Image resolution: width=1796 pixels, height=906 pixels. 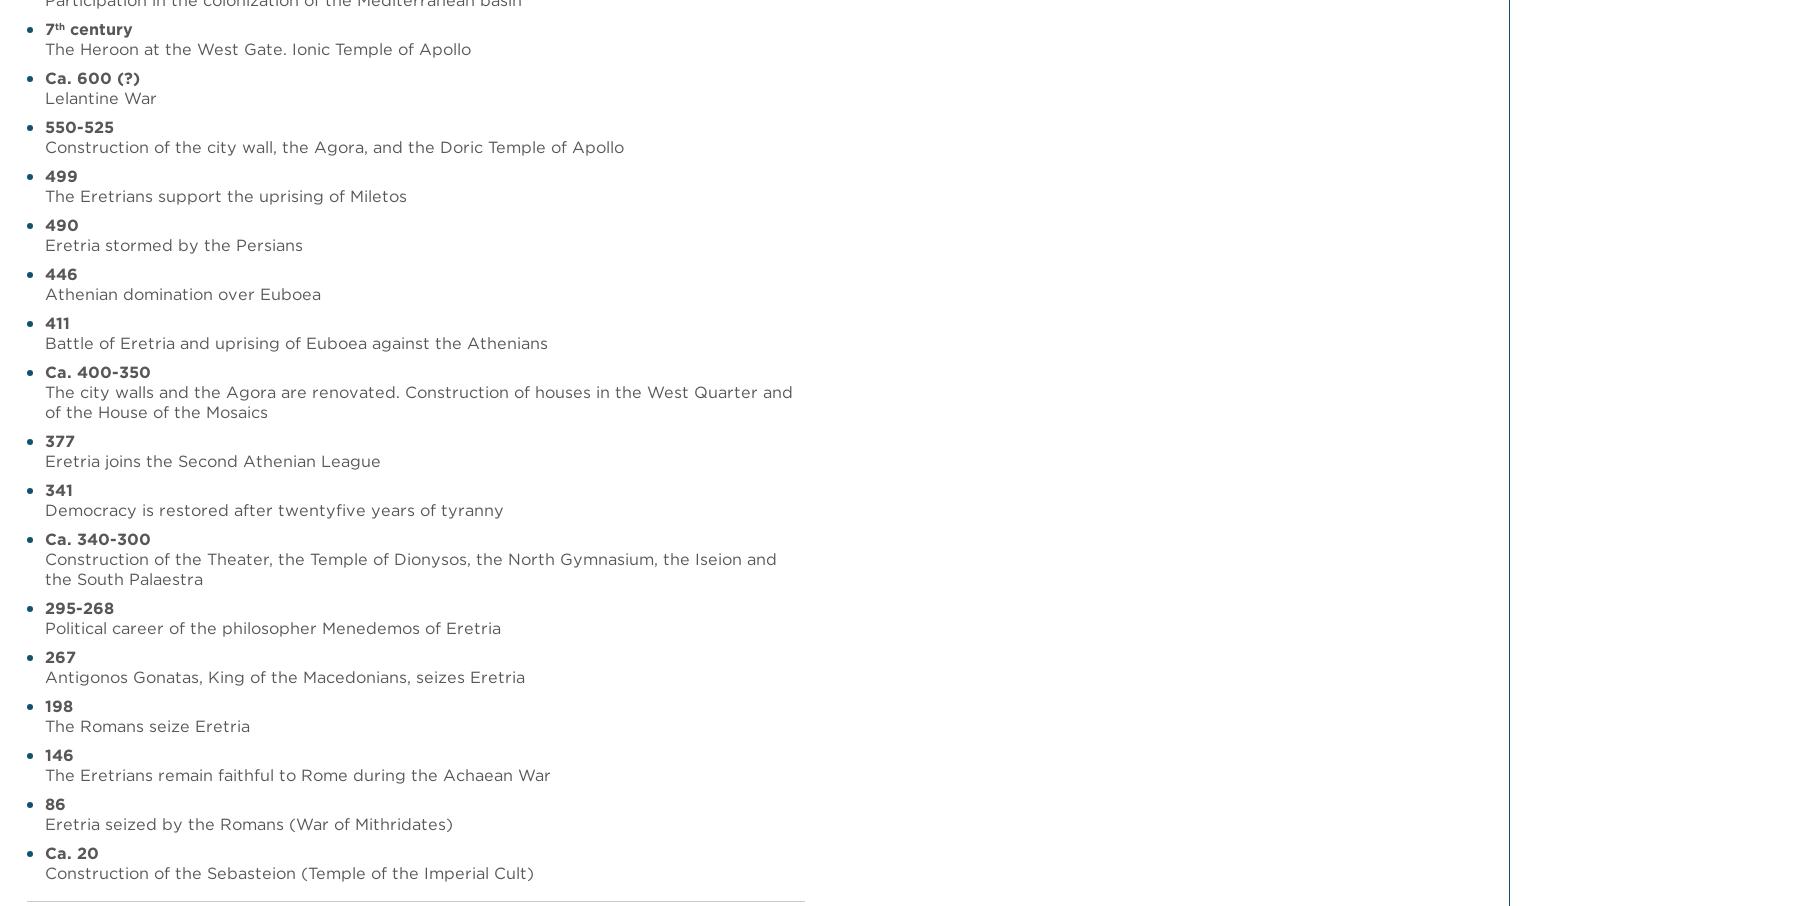 What do you see at coordinates (60, 272) in the screenshot?
I see `'446'` at bounding box center [60, 272].